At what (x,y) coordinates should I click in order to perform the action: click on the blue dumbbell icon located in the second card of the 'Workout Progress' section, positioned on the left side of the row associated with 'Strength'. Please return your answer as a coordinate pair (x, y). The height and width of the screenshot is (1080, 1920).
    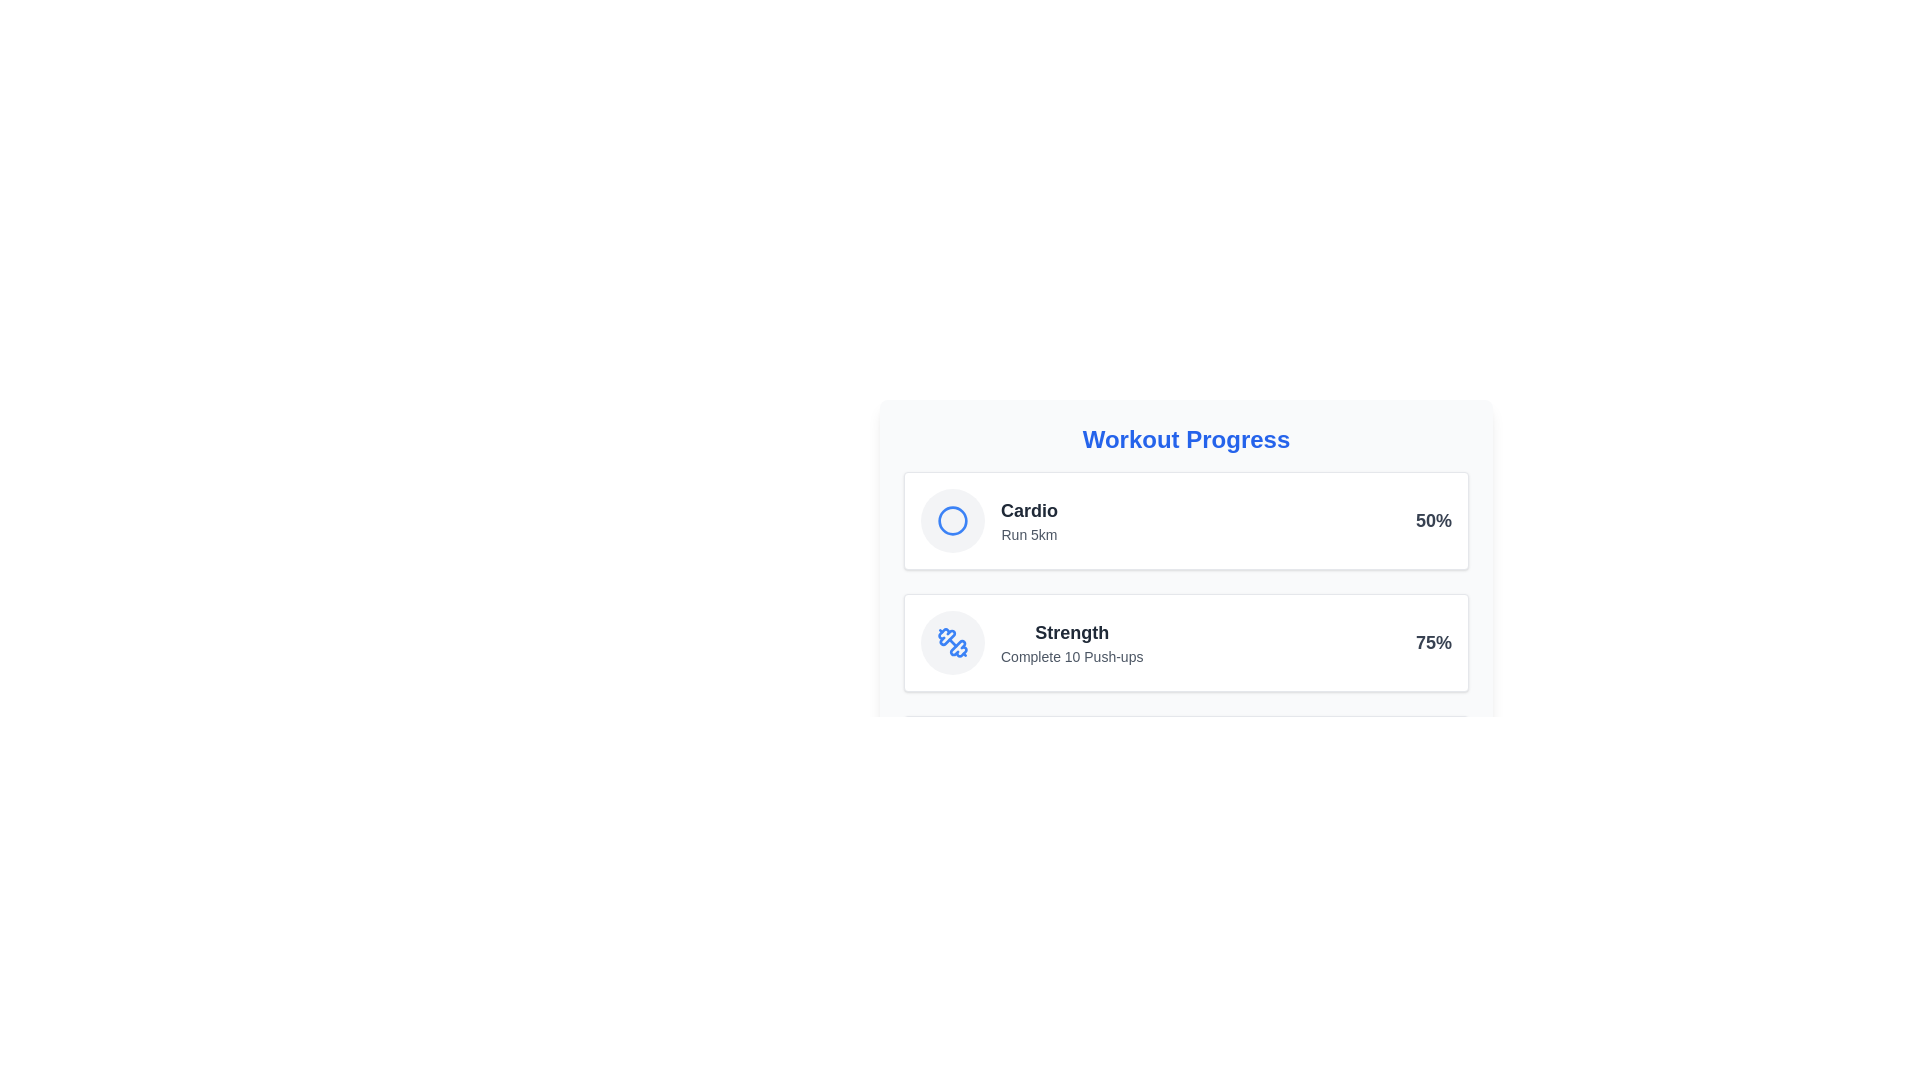
    Looking at the image, I should click on (952, 643).